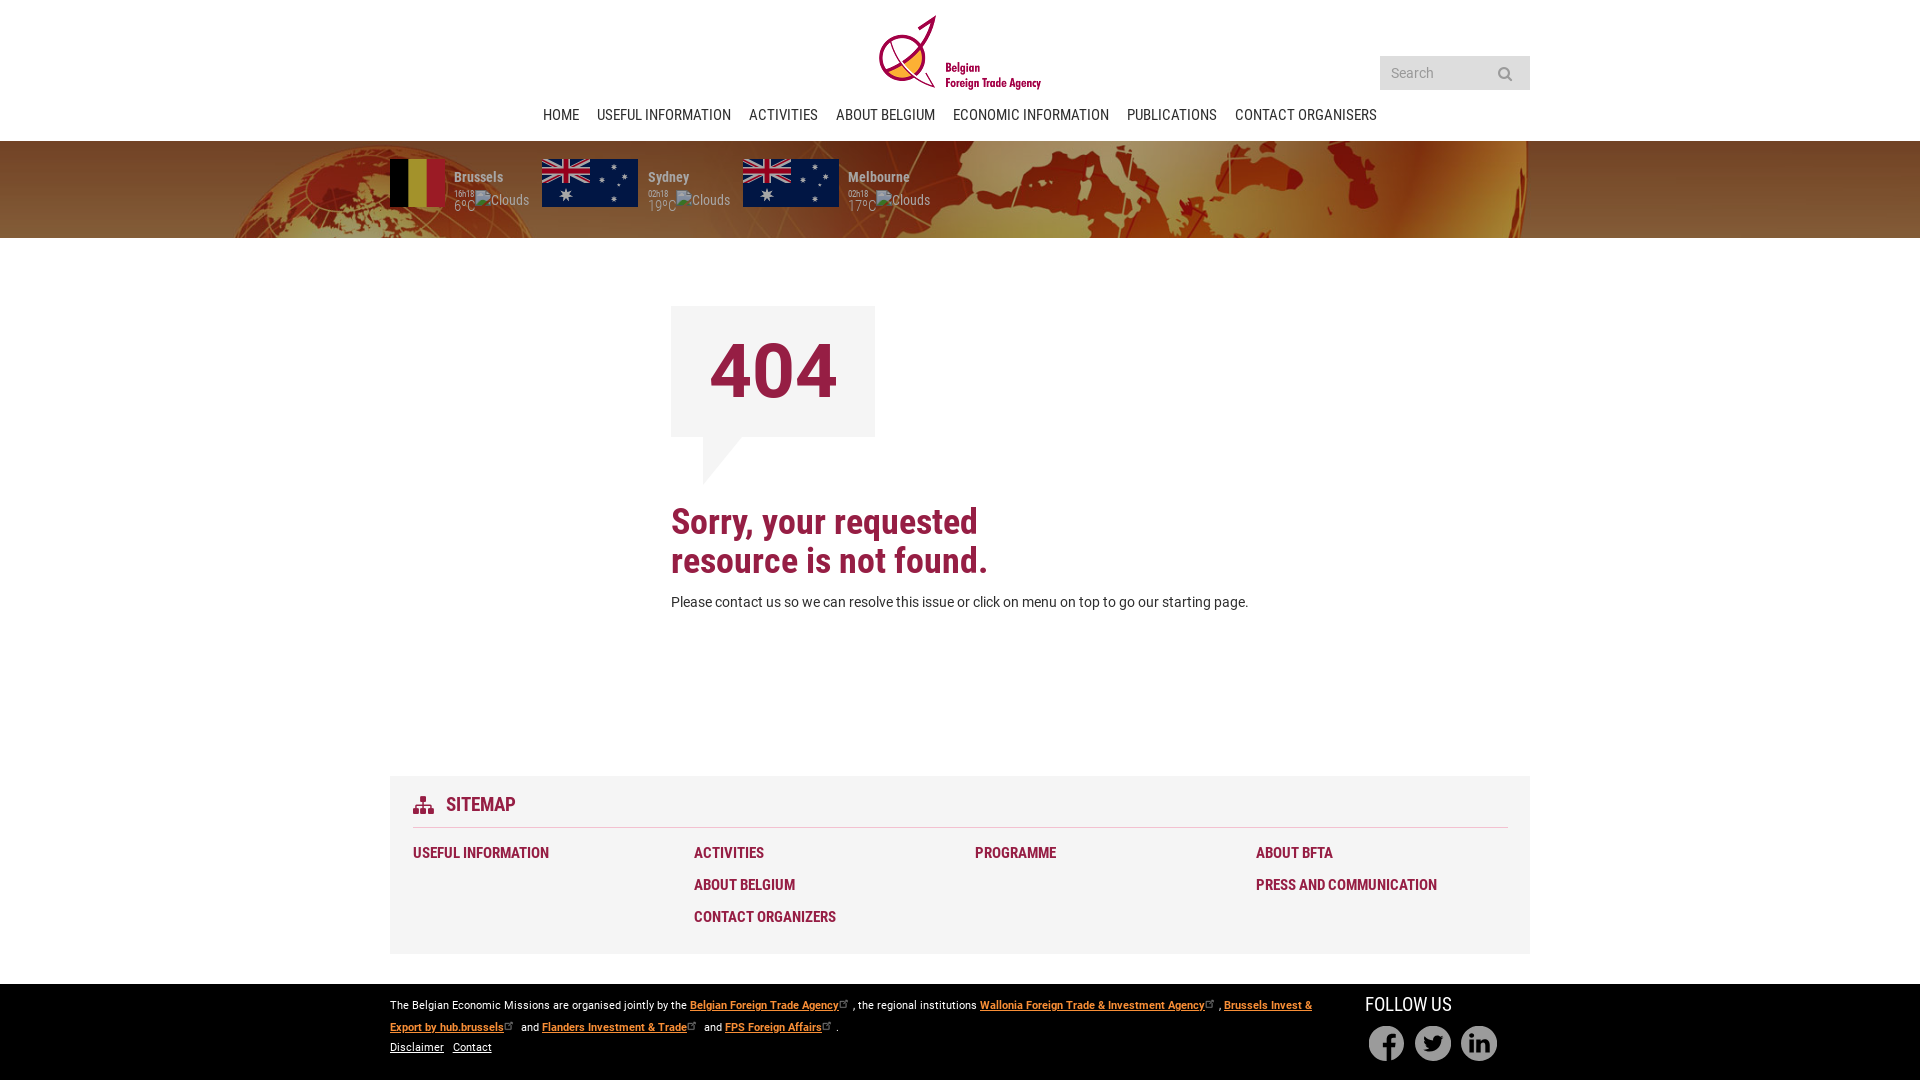 The height and width of the screenshot is (1080, 1920). What do you see at coordinates (533, 853) in the screenshot?
I see `'USEFUL INFORMATION'` at bounding box center [533, 853].